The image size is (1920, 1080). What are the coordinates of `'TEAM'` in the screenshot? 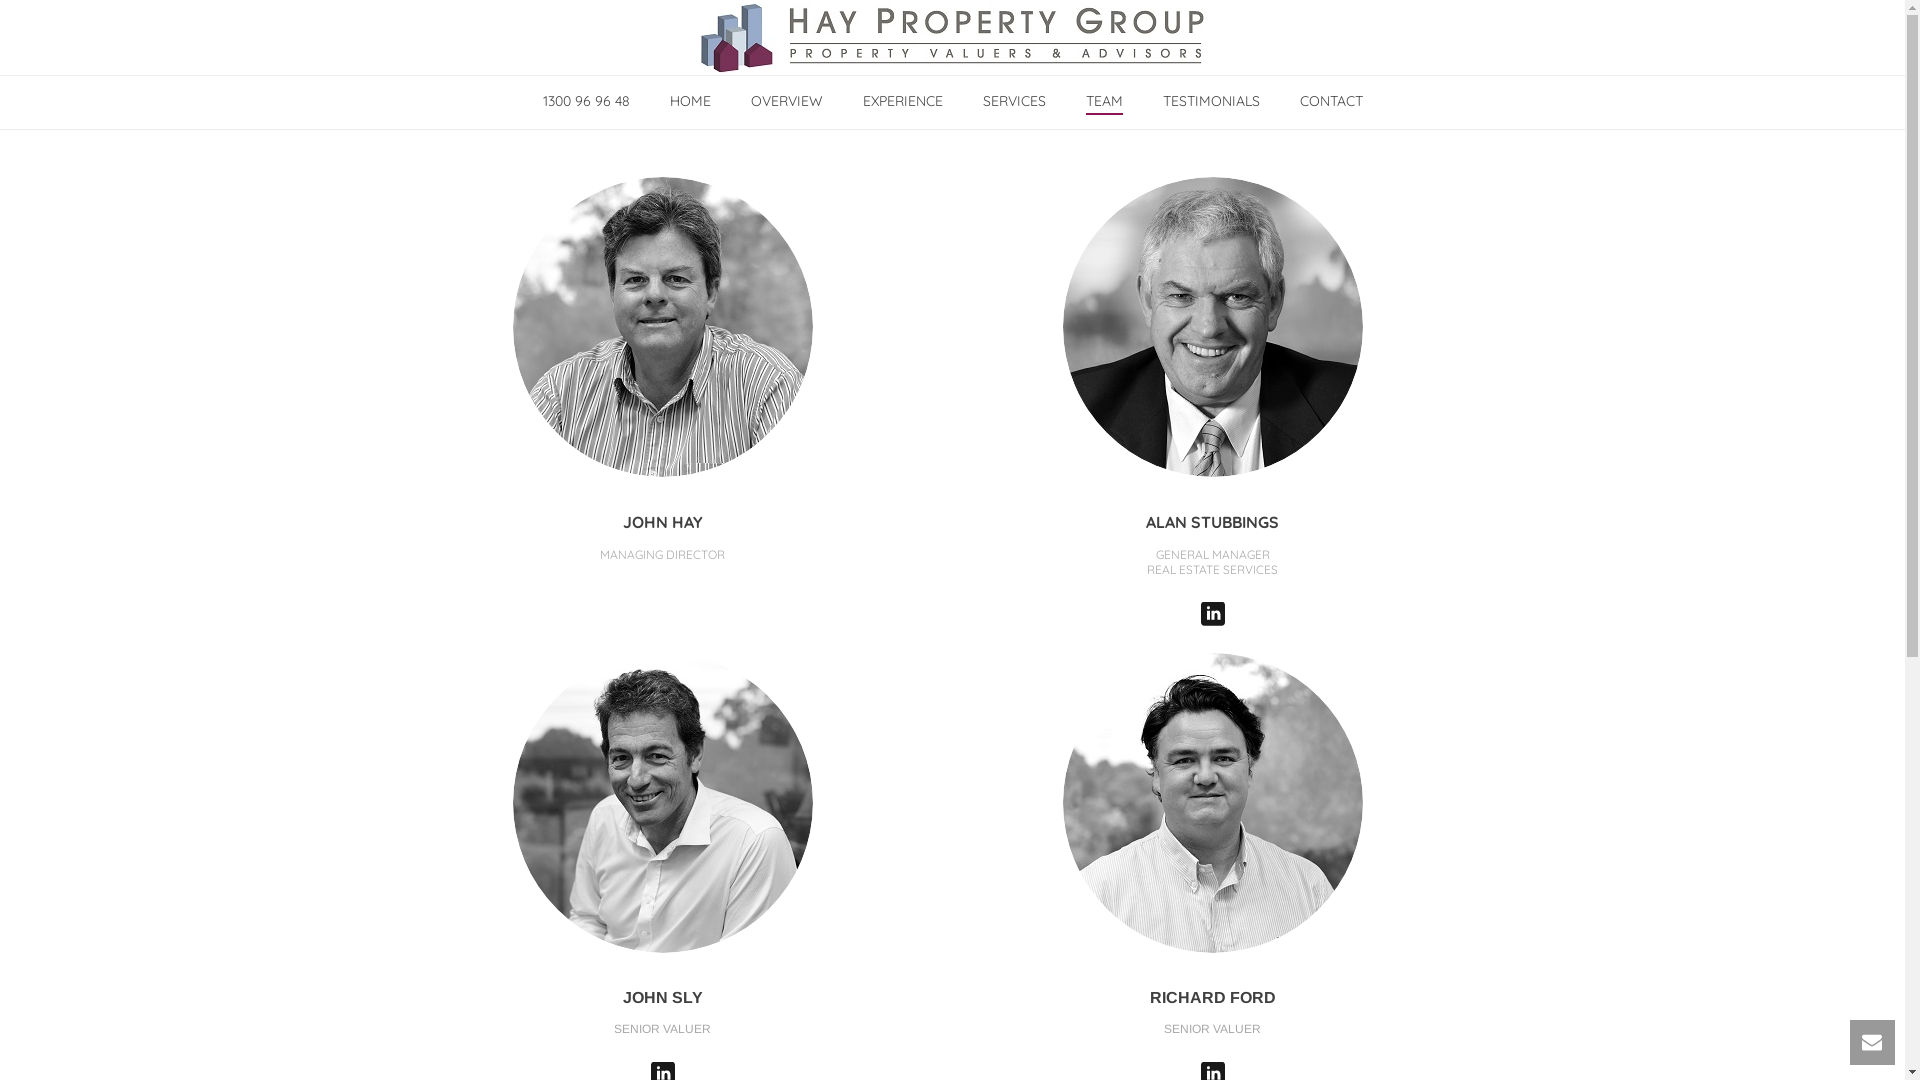 It's located at (1103, 102).